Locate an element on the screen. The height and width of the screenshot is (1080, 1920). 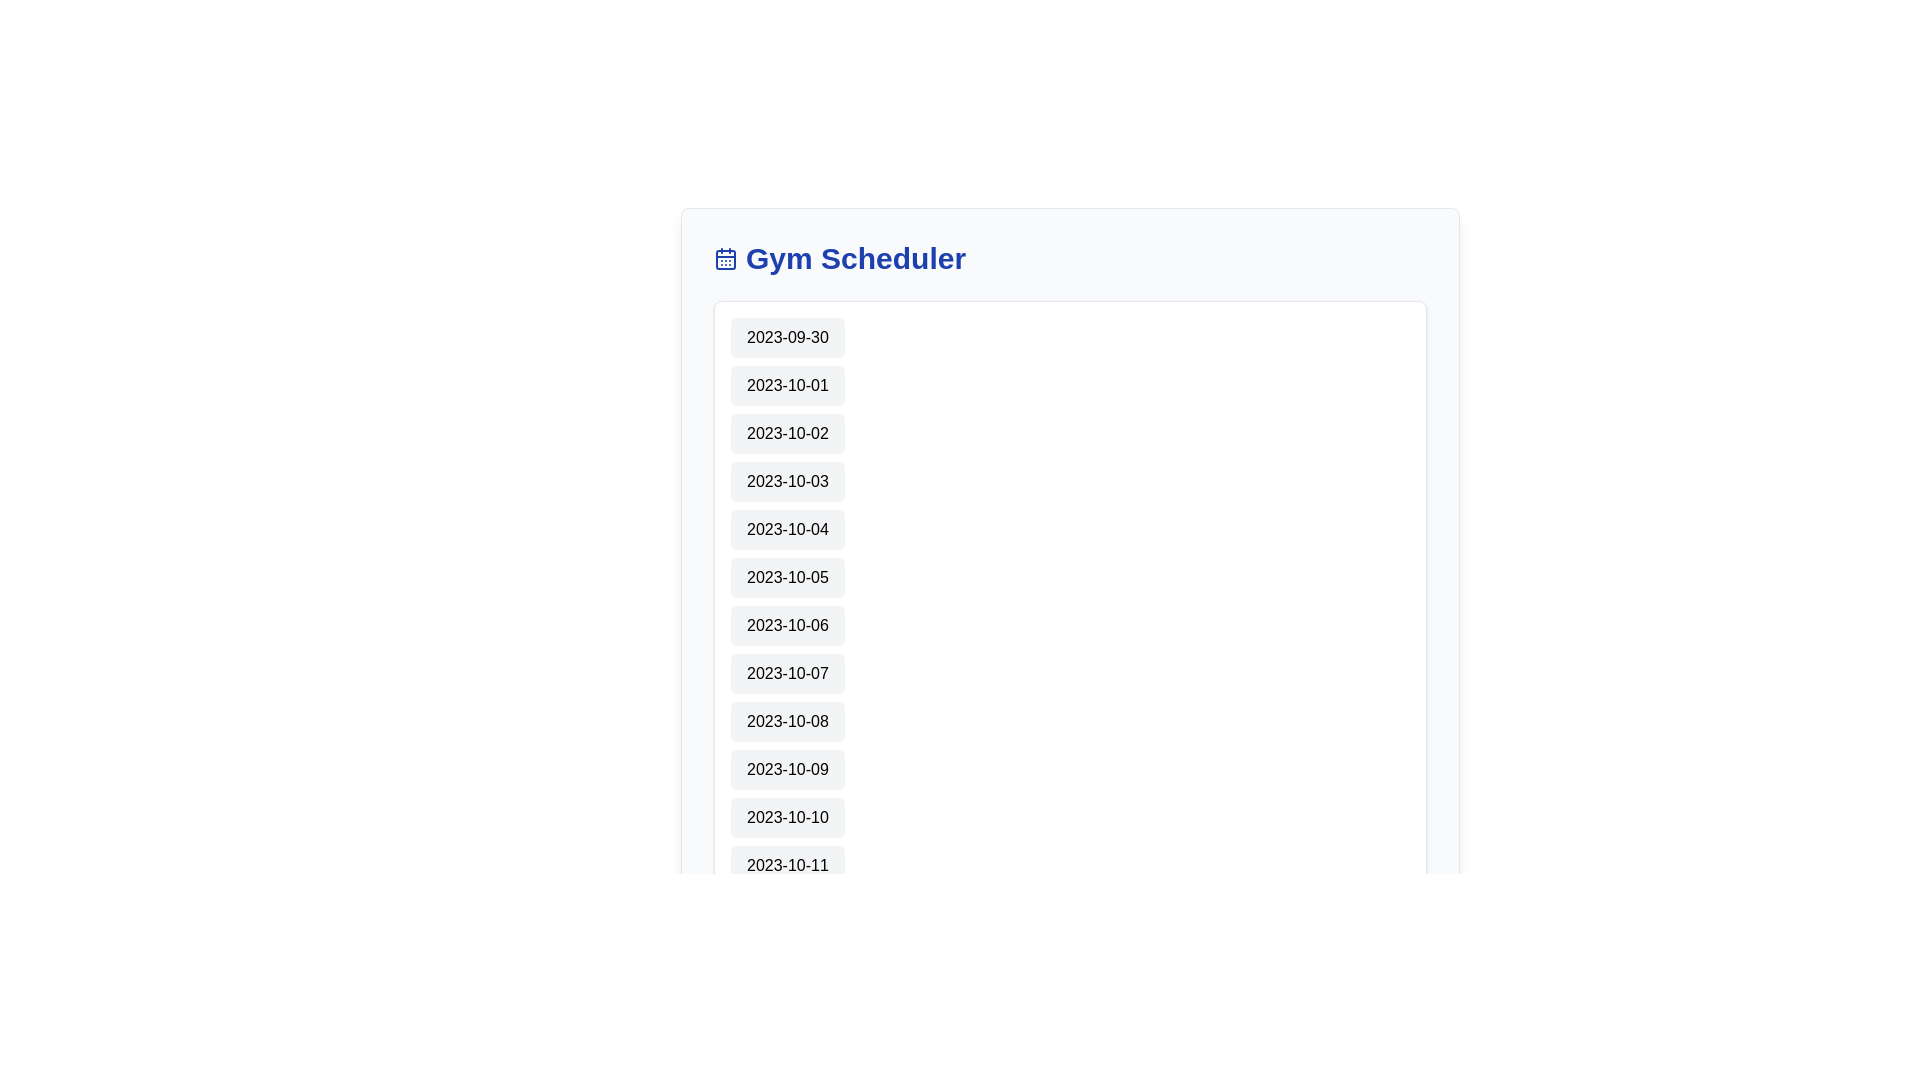
the selectable date button for '2023-10-10' in the scheduler application is located at coordinates (786, 817).